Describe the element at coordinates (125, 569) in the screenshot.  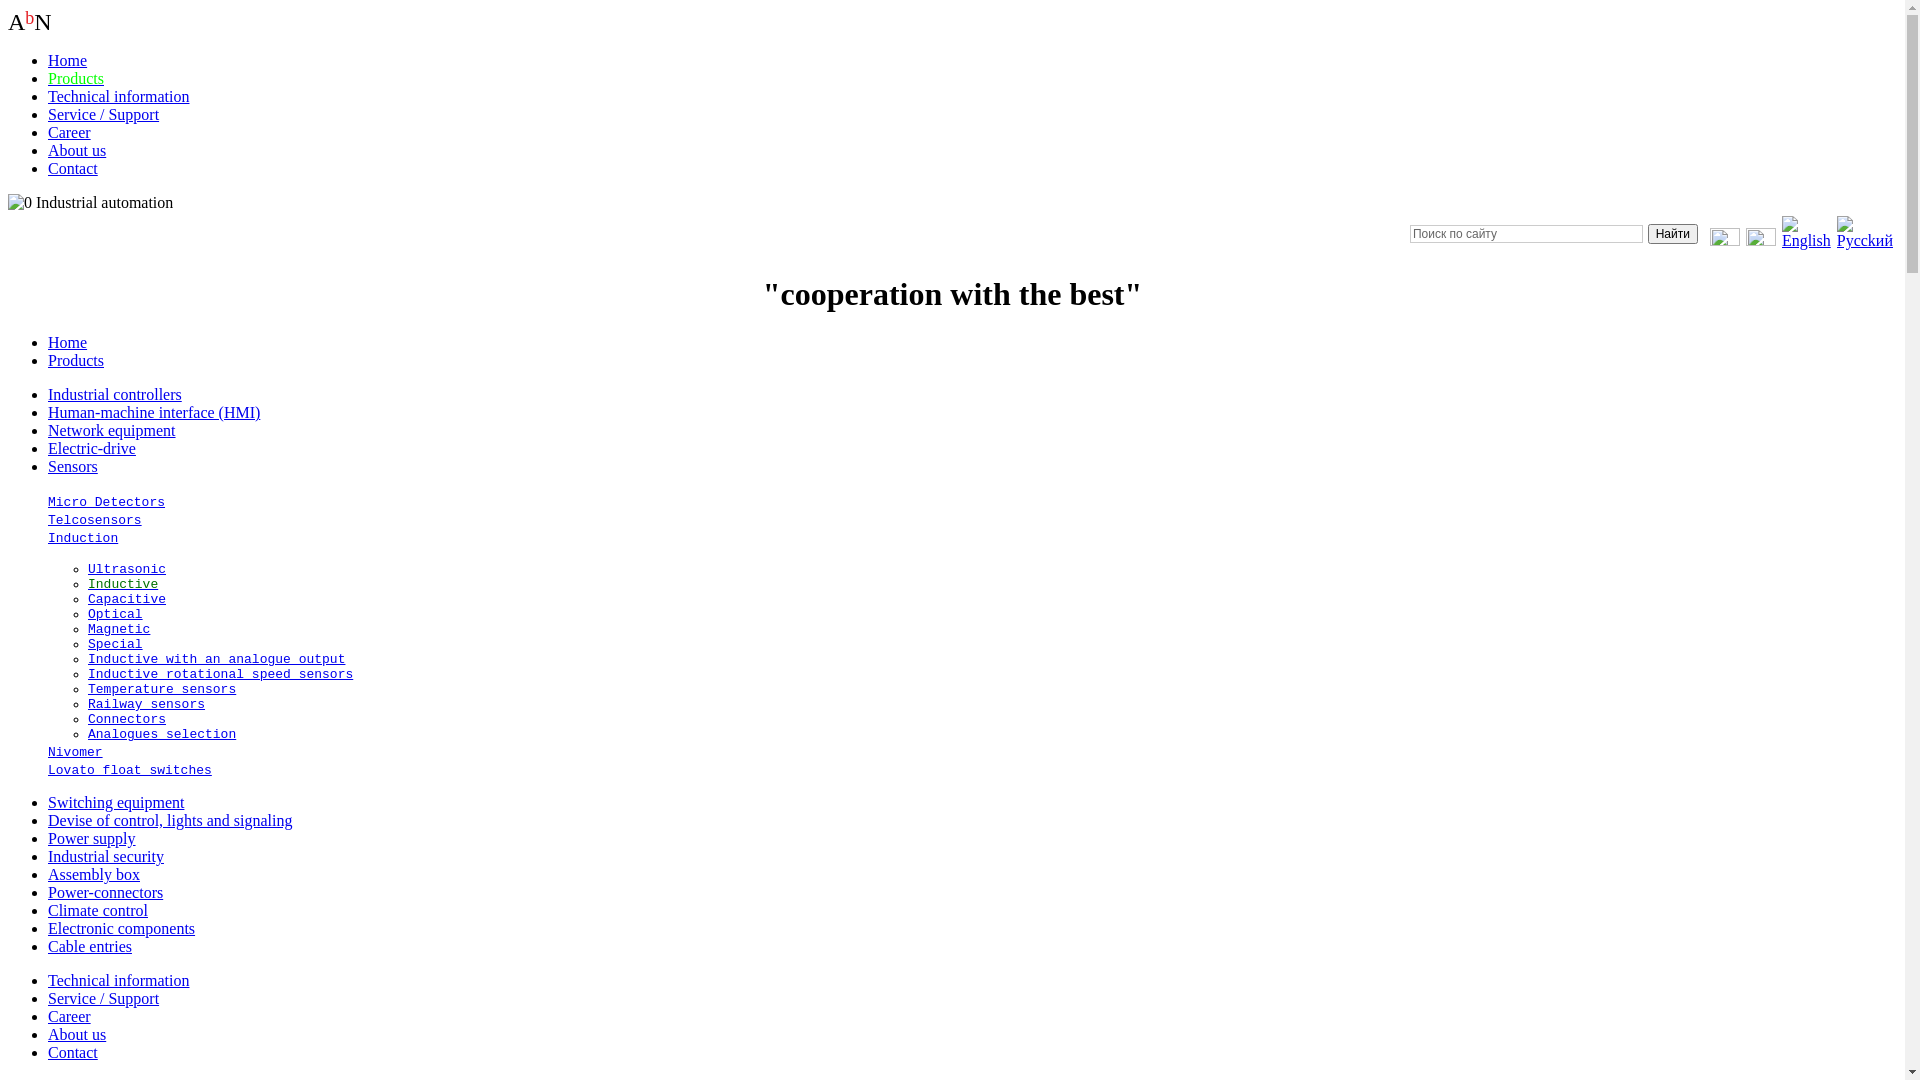
I see `'Ultrasonic'` at that location.